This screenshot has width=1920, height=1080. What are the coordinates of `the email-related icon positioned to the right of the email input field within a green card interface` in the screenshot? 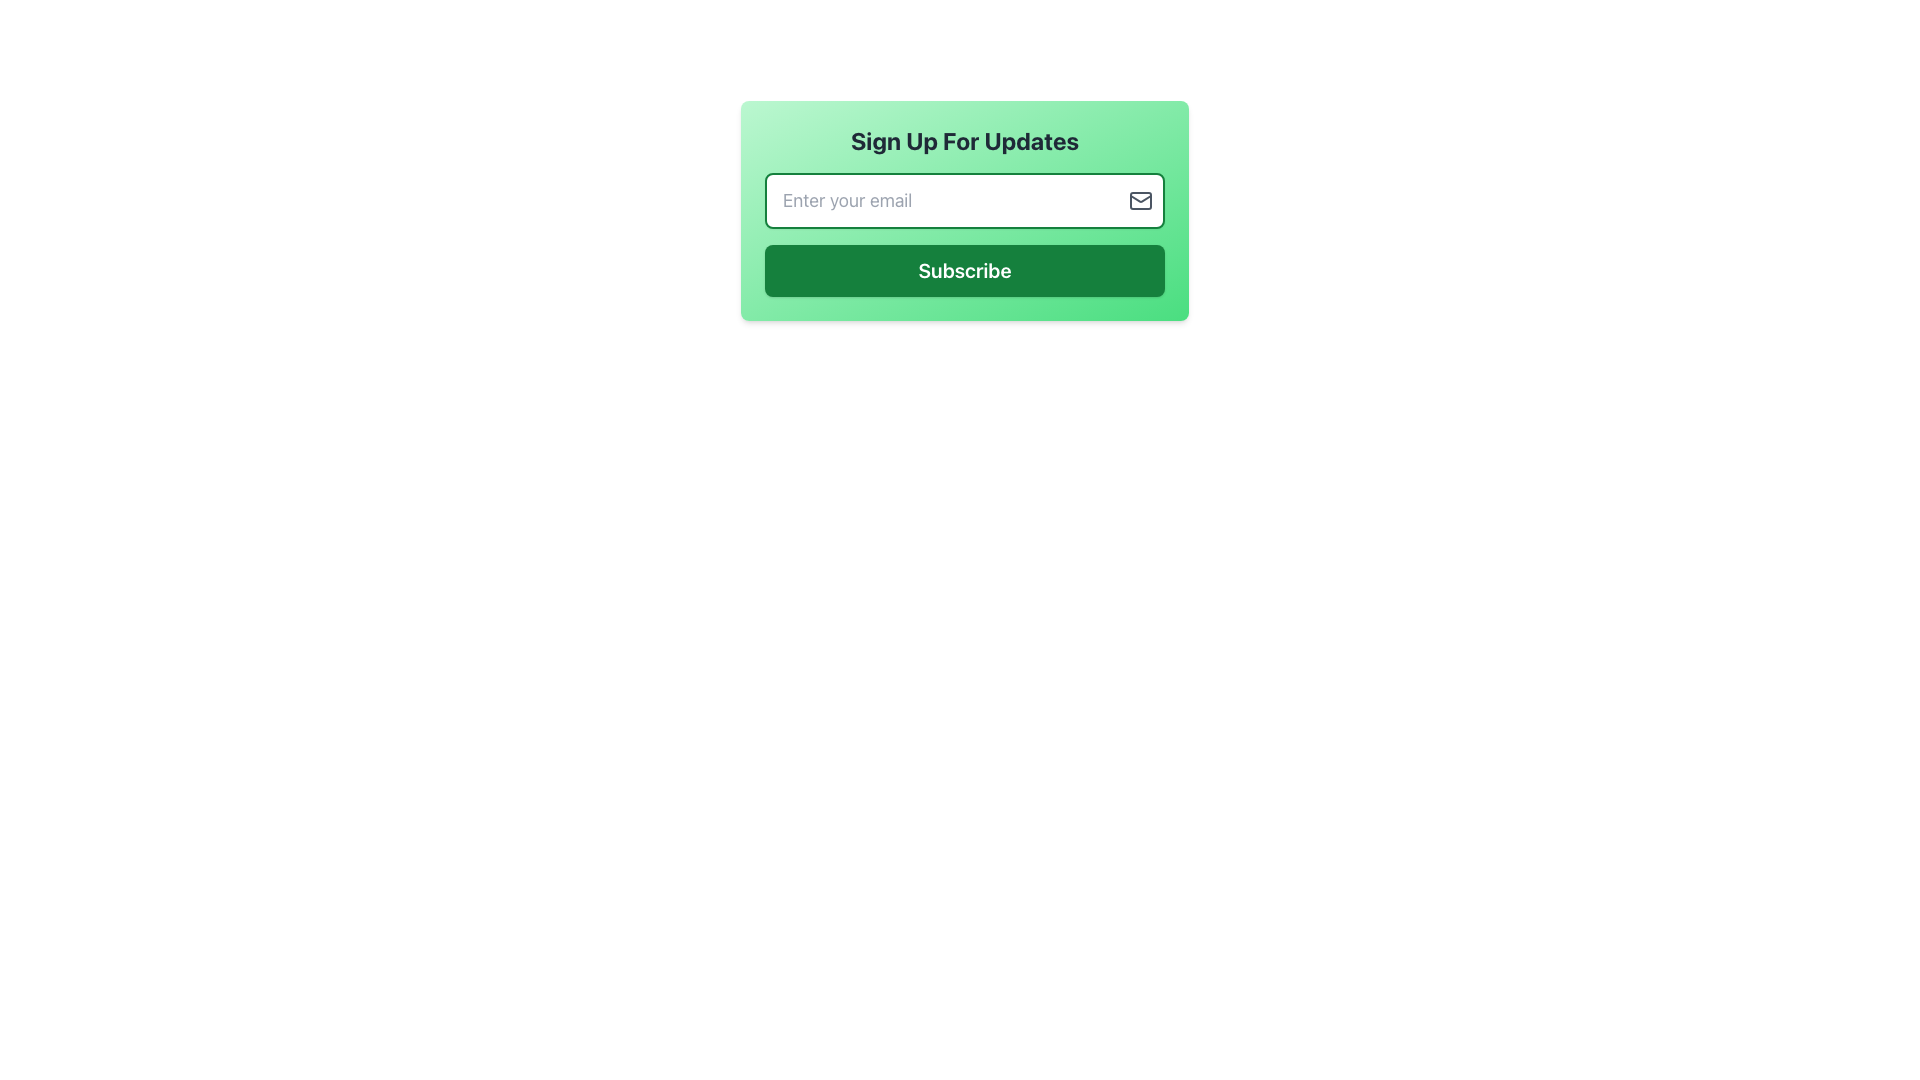 It's located at (1141, 200).